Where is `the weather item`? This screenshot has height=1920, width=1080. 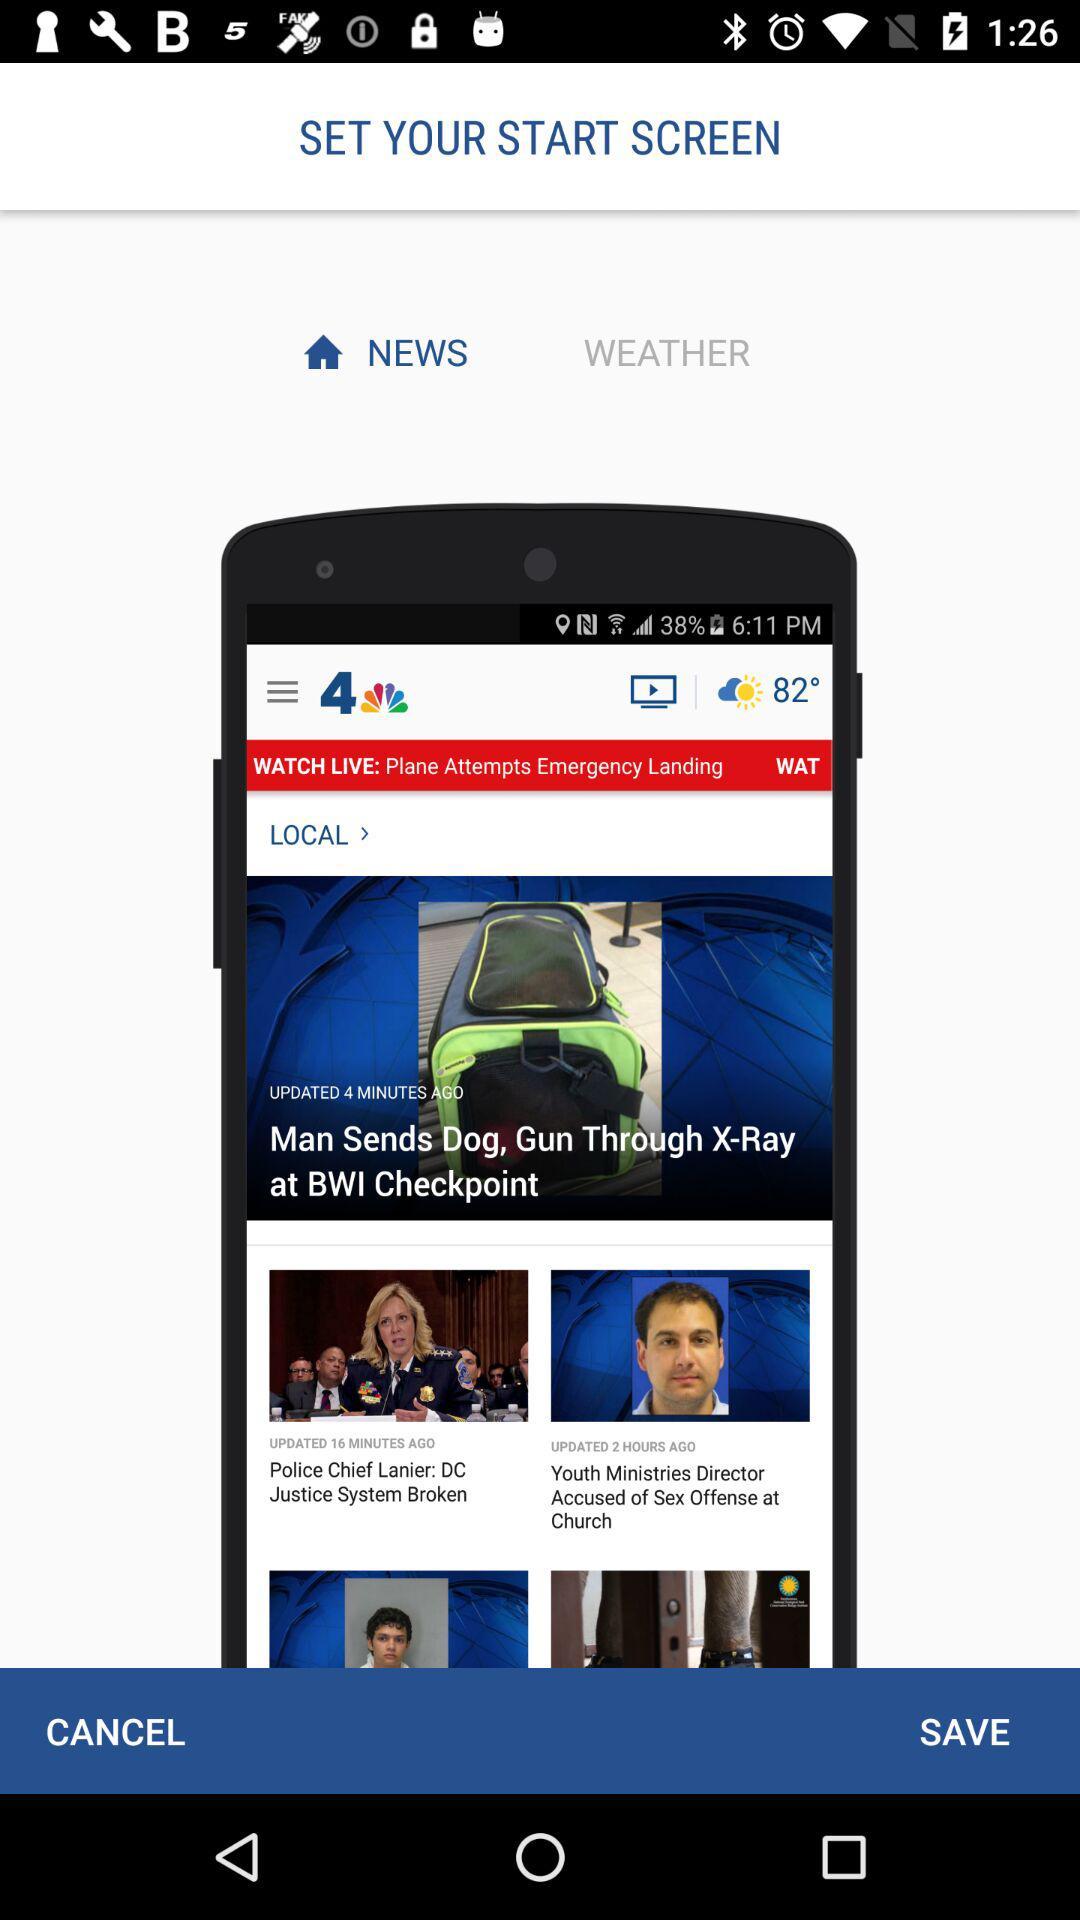 the weather item is located at coordinates (661, 351).